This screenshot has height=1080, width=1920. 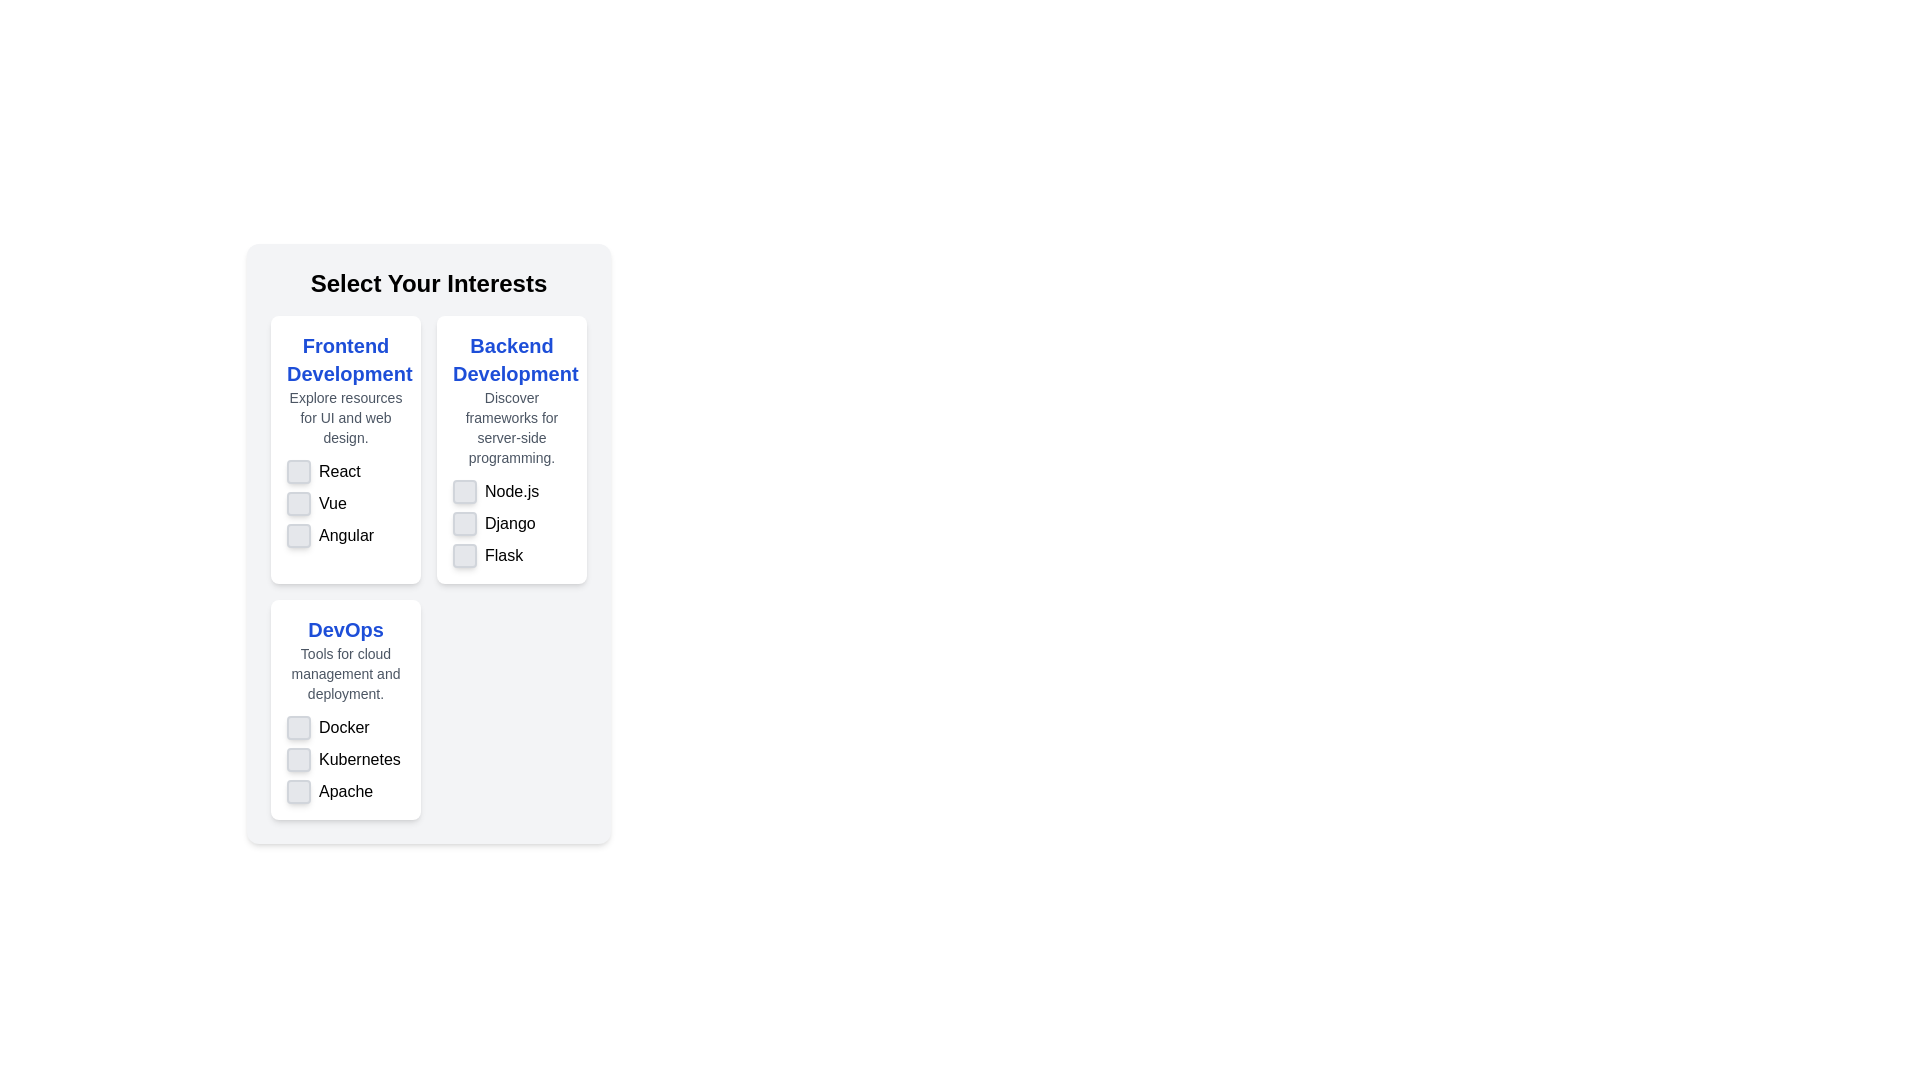 What do you see at coordinates (297, 728) in the screenshot?
I see `the first checkbox in the 'DevOps' section` at bounding box center [297, 728].